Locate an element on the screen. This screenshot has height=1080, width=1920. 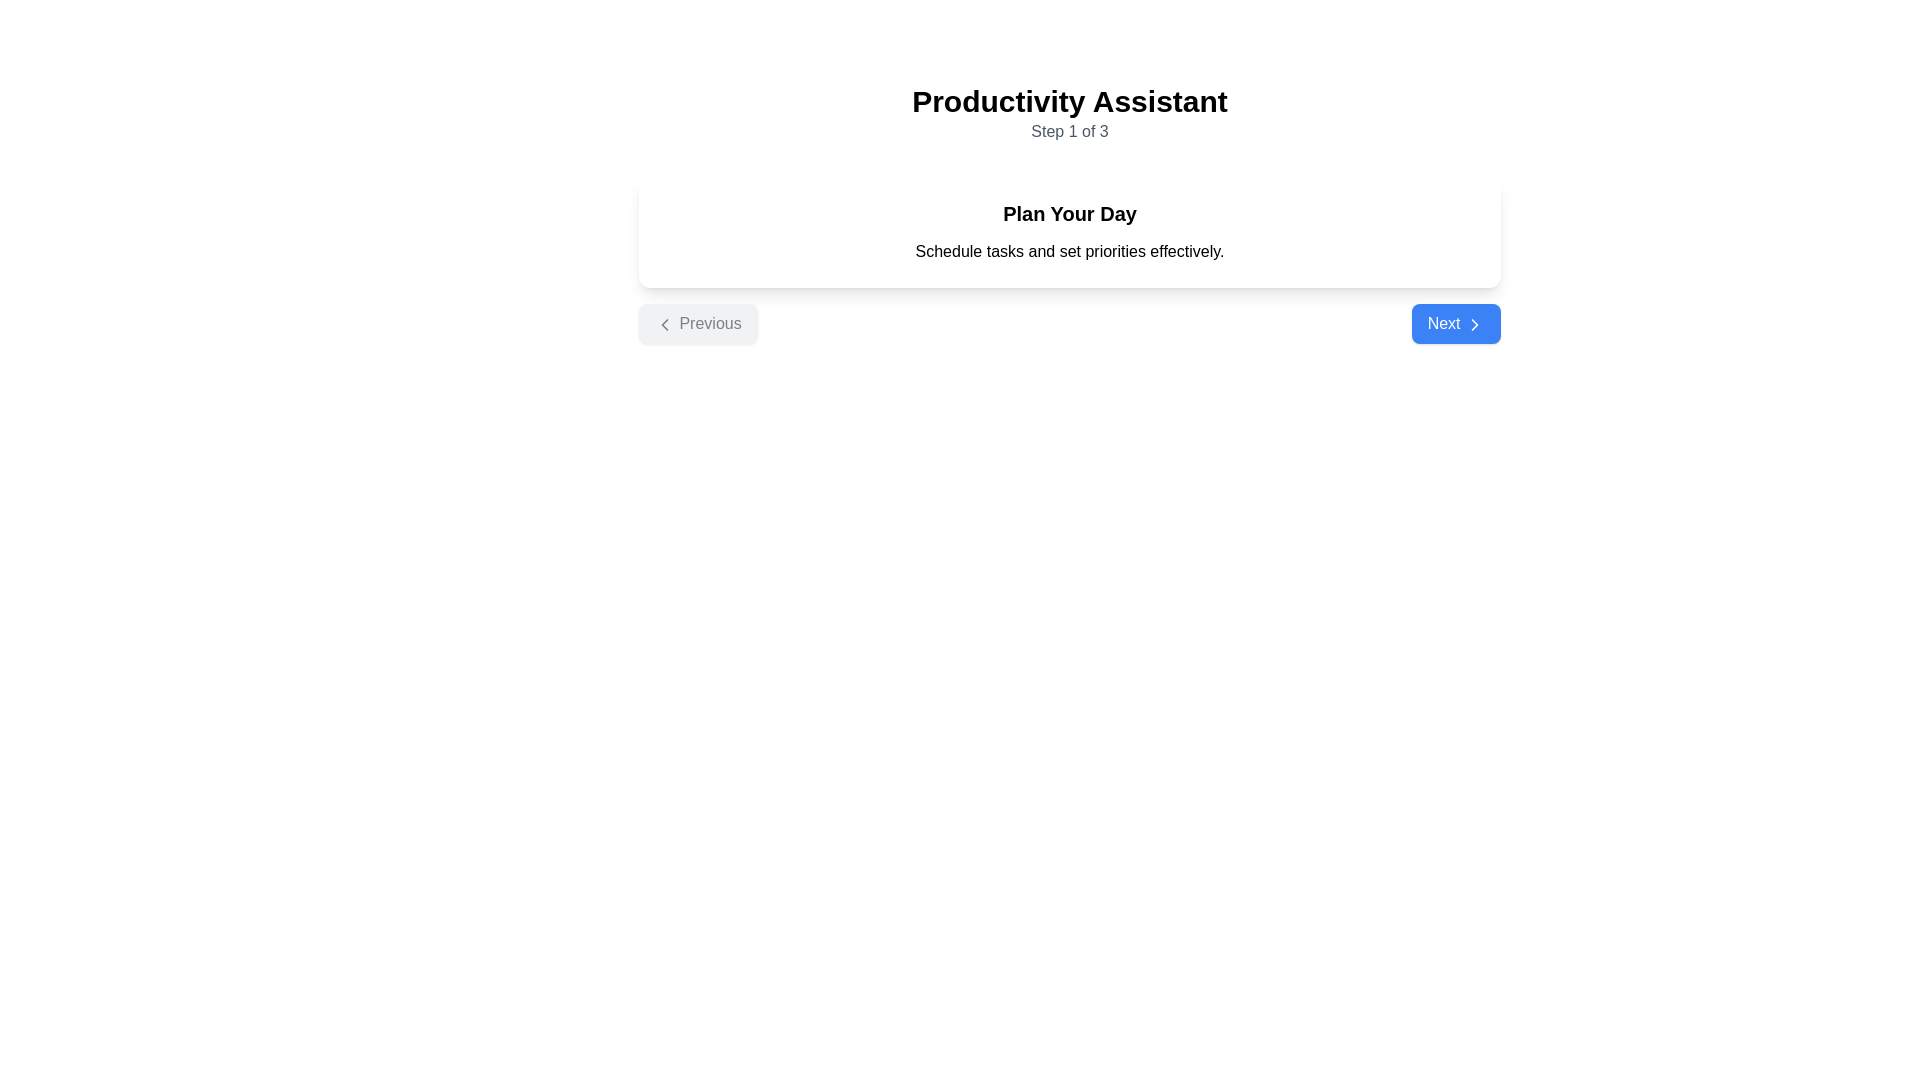
the navigation button that allows the user to return to the previous step or page in the sequential flow is located at coordinates (698, 323).